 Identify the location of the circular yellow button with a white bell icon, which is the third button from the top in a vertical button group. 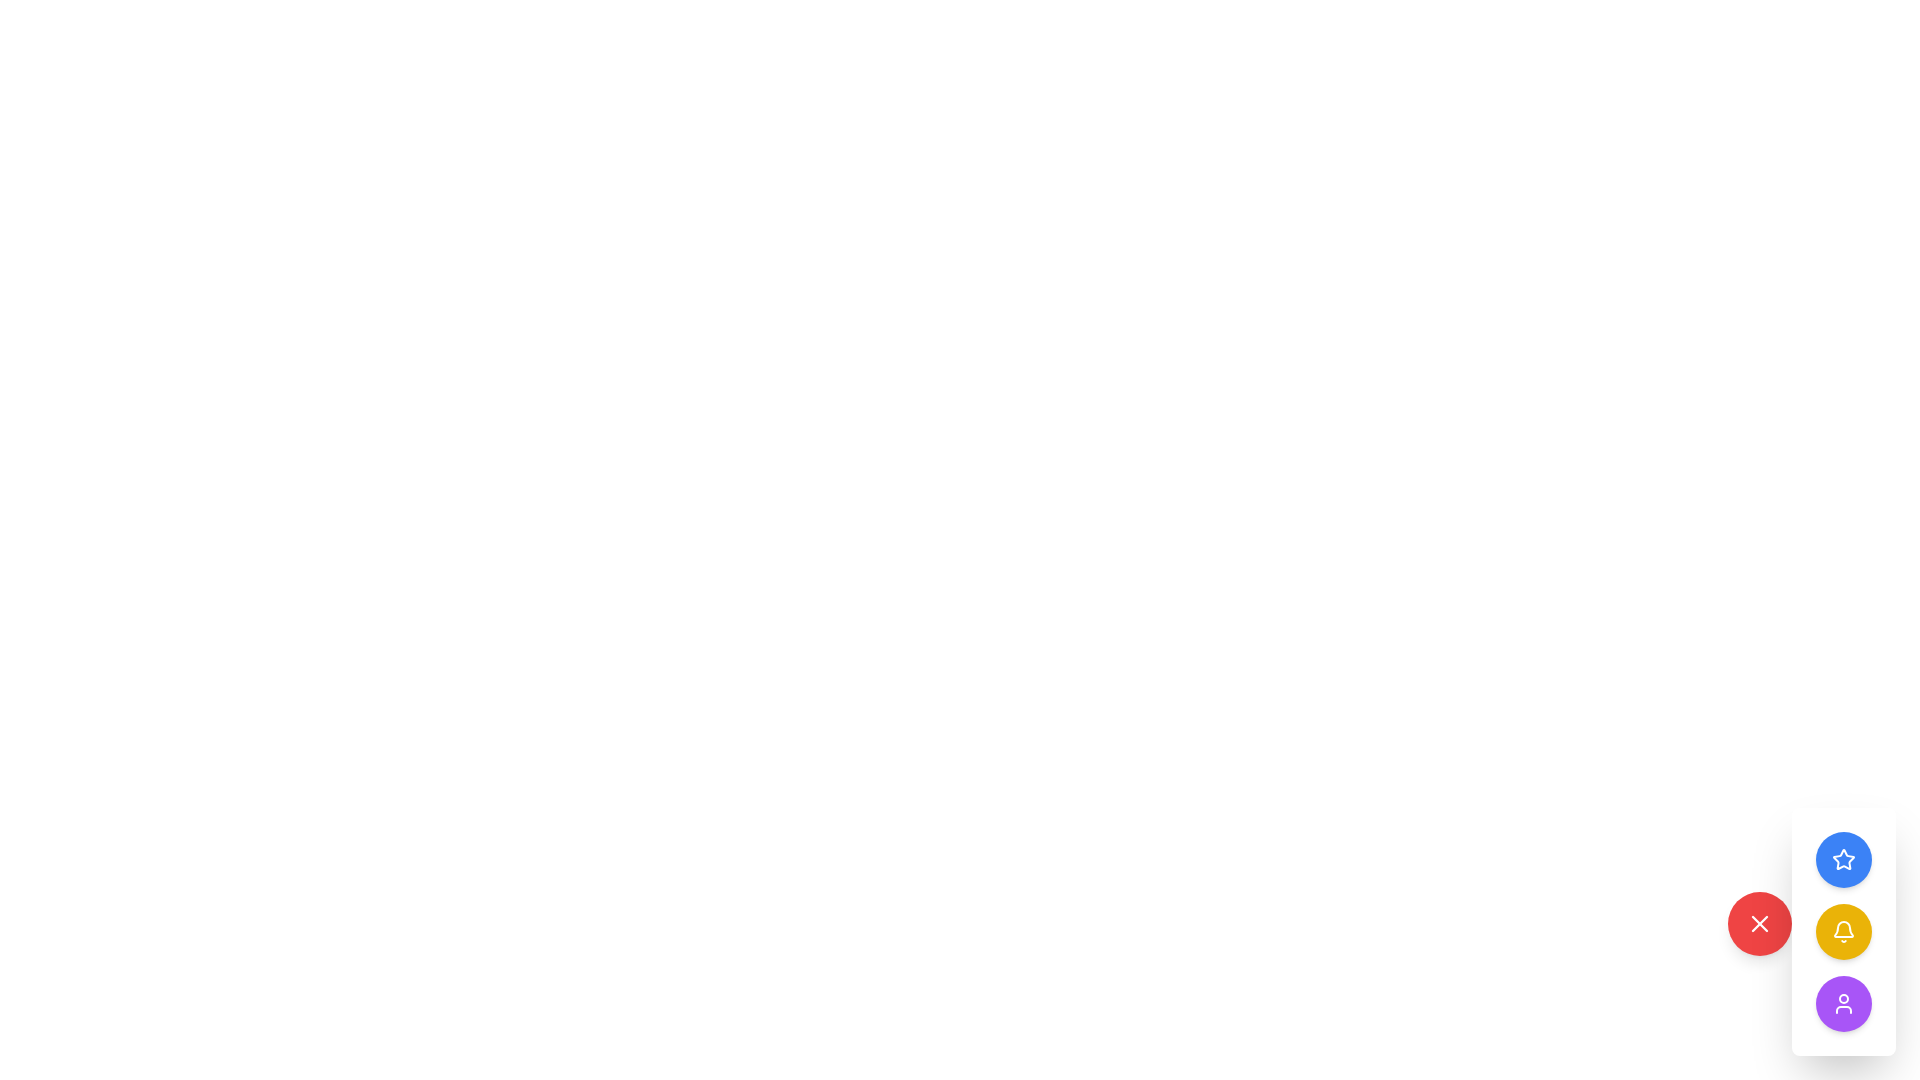
(1842, 932).